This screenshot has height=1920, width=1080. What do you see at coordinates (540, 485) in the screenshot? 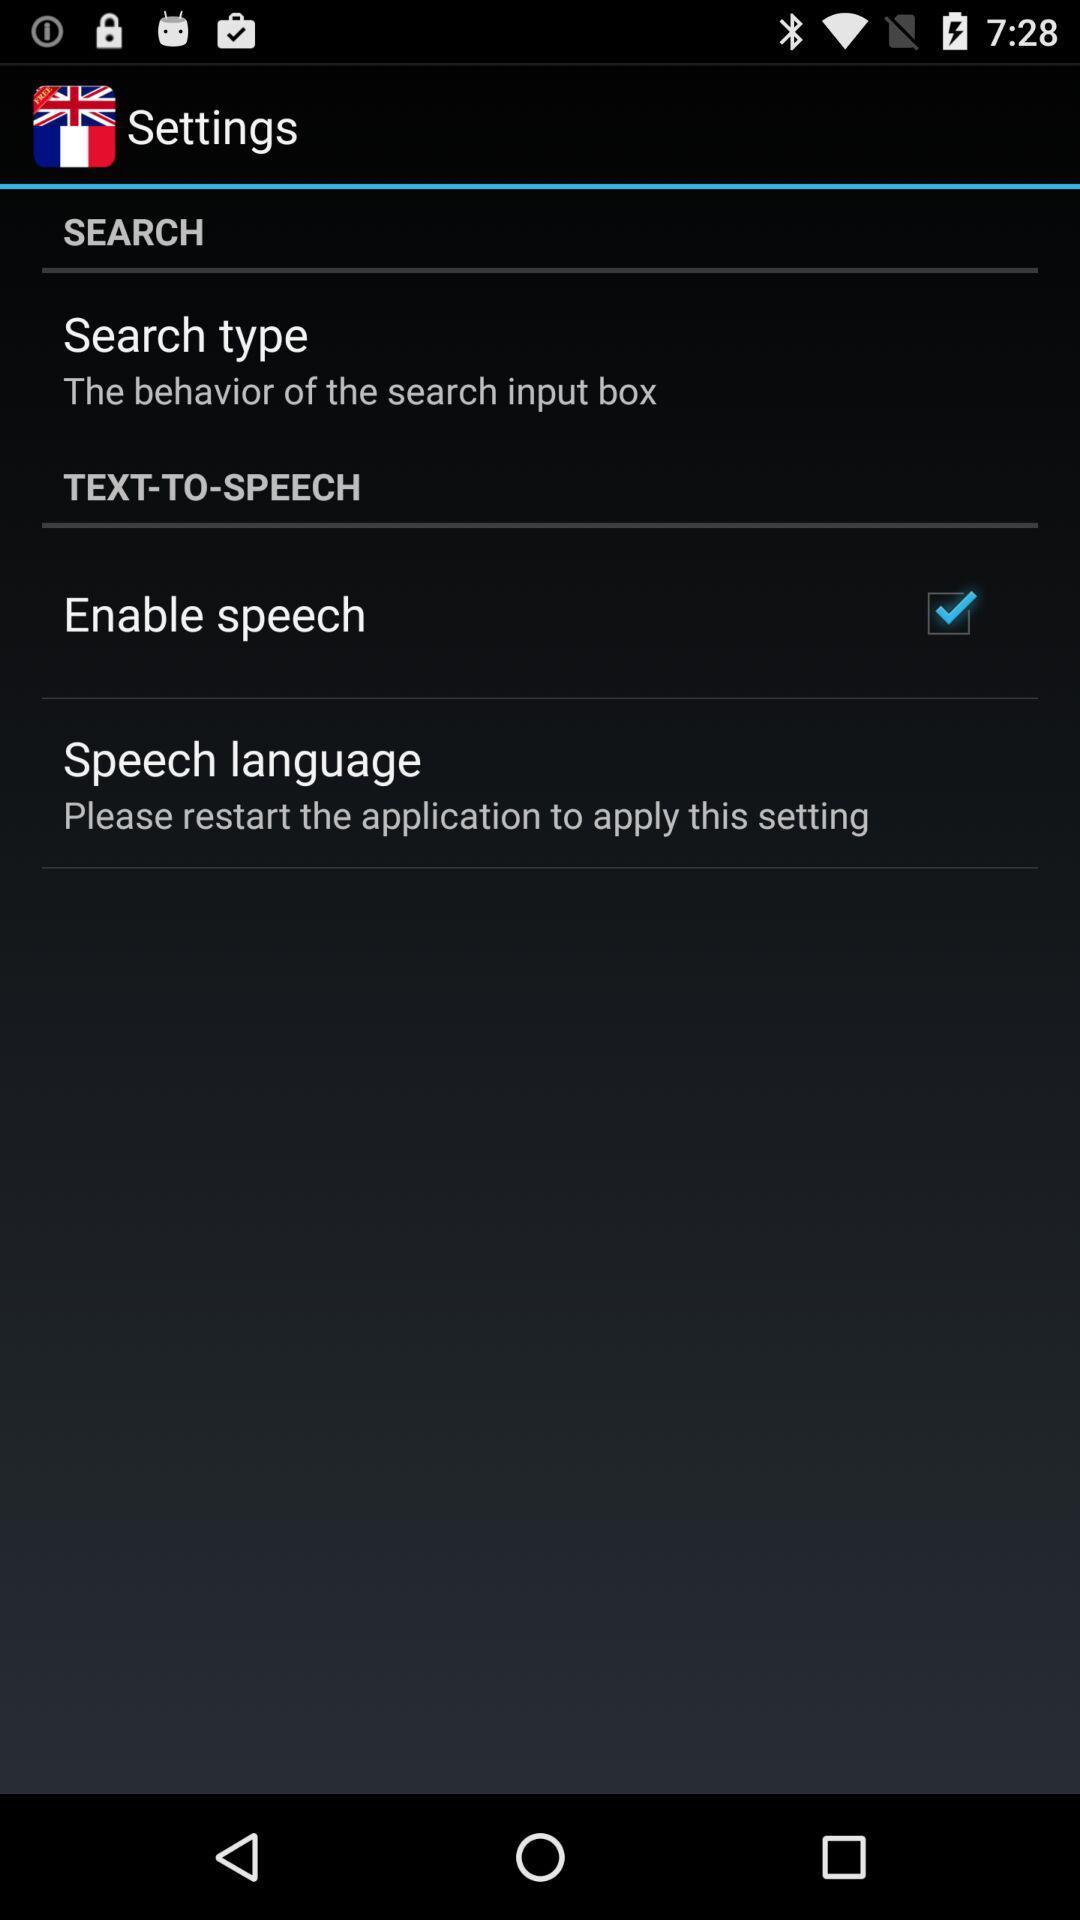
I see `the text-to-speech item` at bounding box center [540, 485].